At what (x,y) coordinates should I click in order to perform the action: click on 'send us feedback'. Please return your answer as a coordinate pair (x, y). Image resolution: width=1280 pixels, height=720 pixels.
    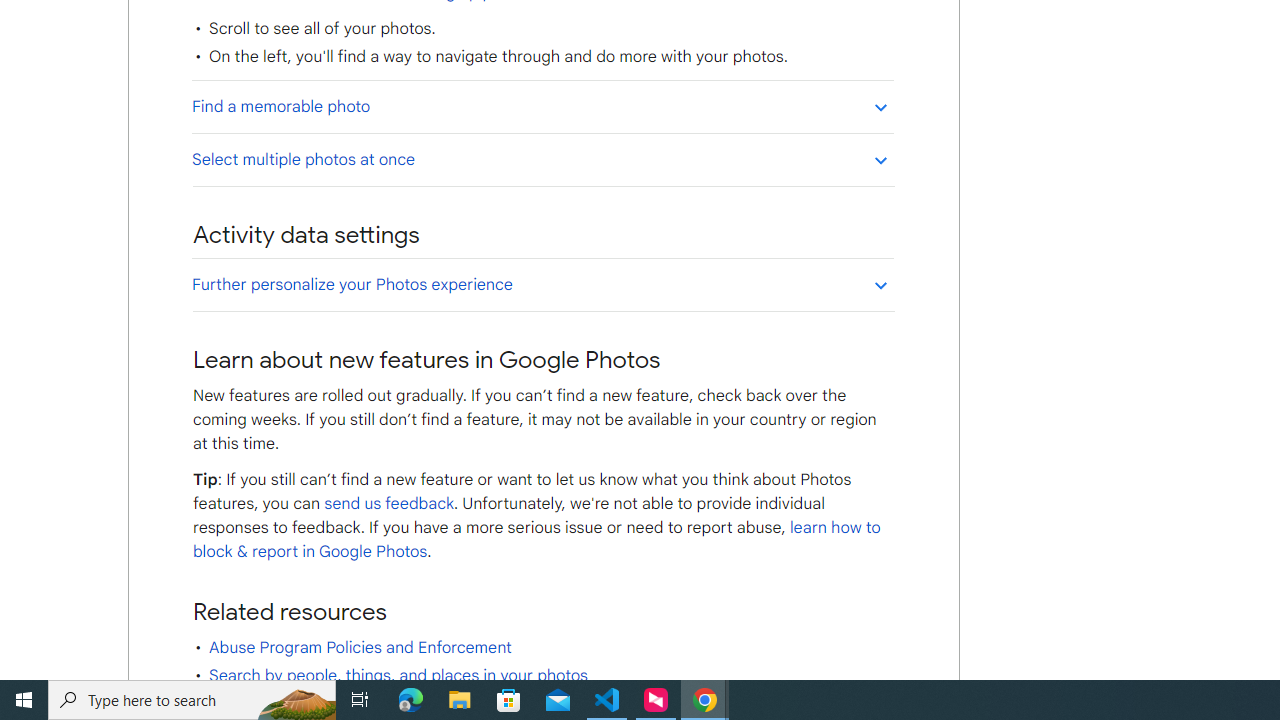
    Looking at the image, I should click on (389, 502).